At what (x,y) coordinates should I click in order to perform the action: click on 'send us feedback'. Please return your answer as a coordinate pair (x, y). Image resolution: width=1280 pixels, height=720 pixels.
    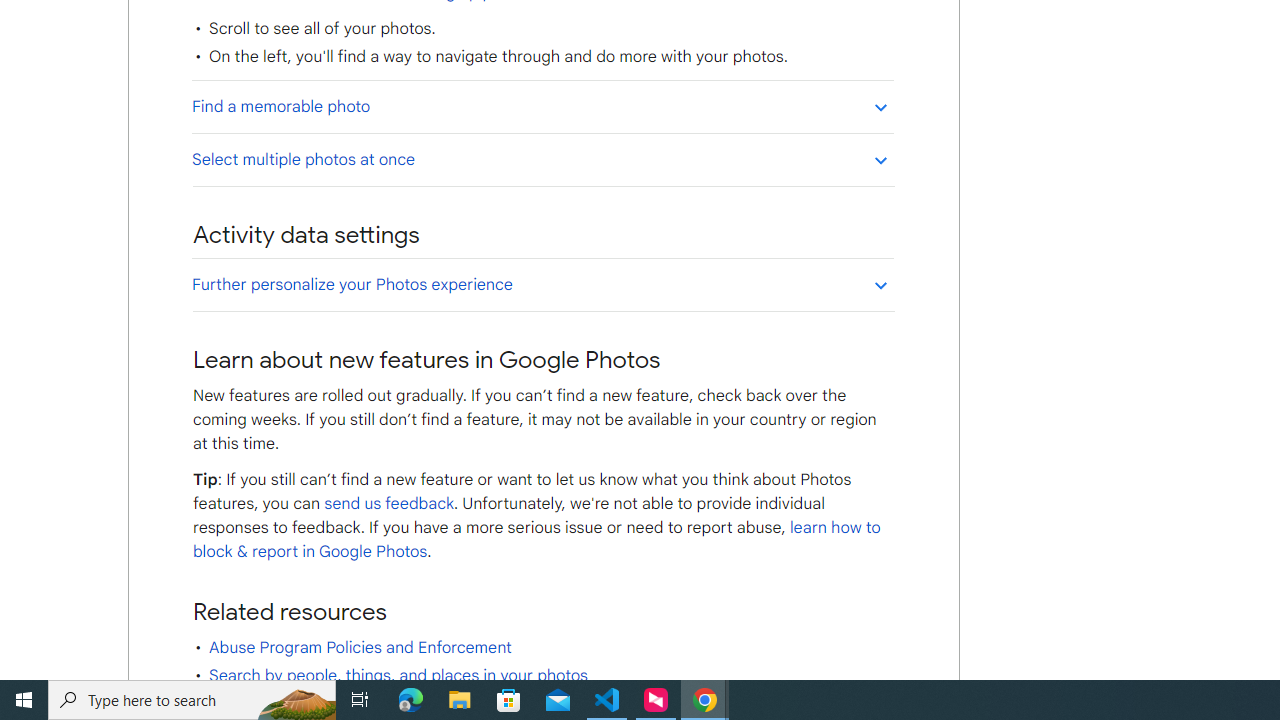
    Looking at the image, I should click on (389, 502).